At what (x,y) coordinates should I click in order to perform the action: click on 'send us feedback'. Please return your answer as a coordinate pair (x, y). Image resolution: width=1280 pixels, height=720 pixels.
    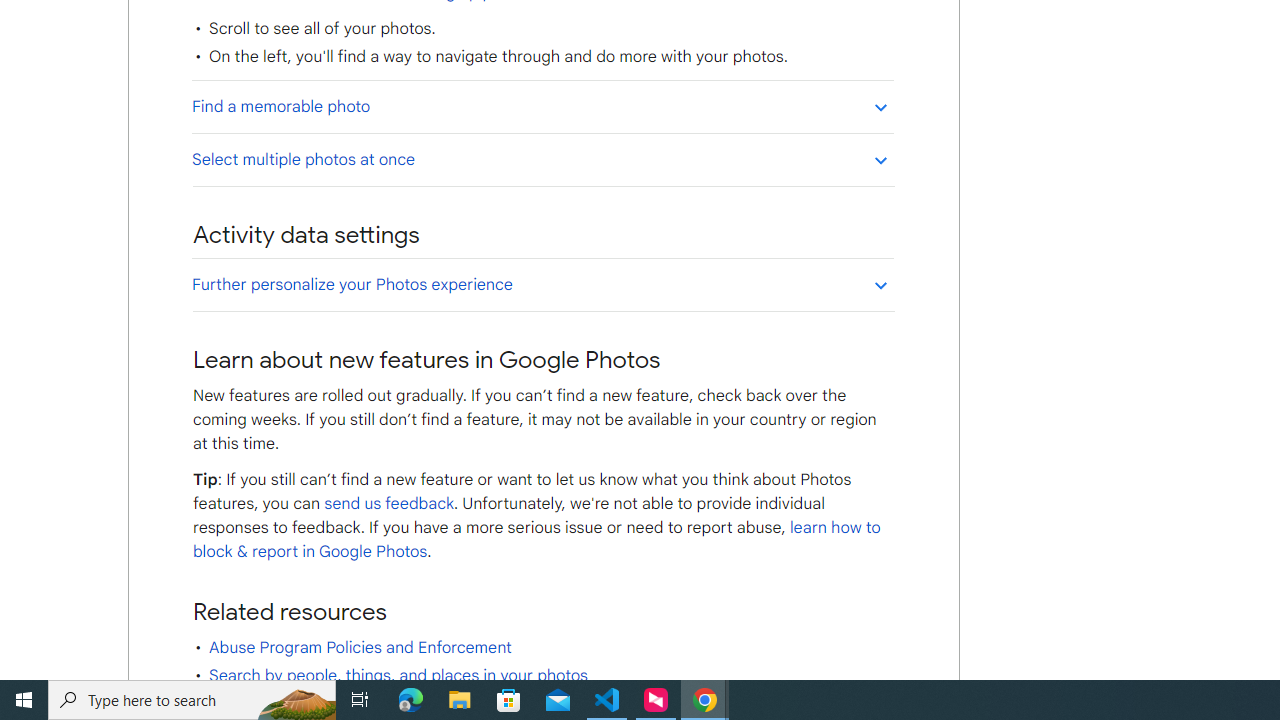
    Looking at the image, I should click on (389, 502).